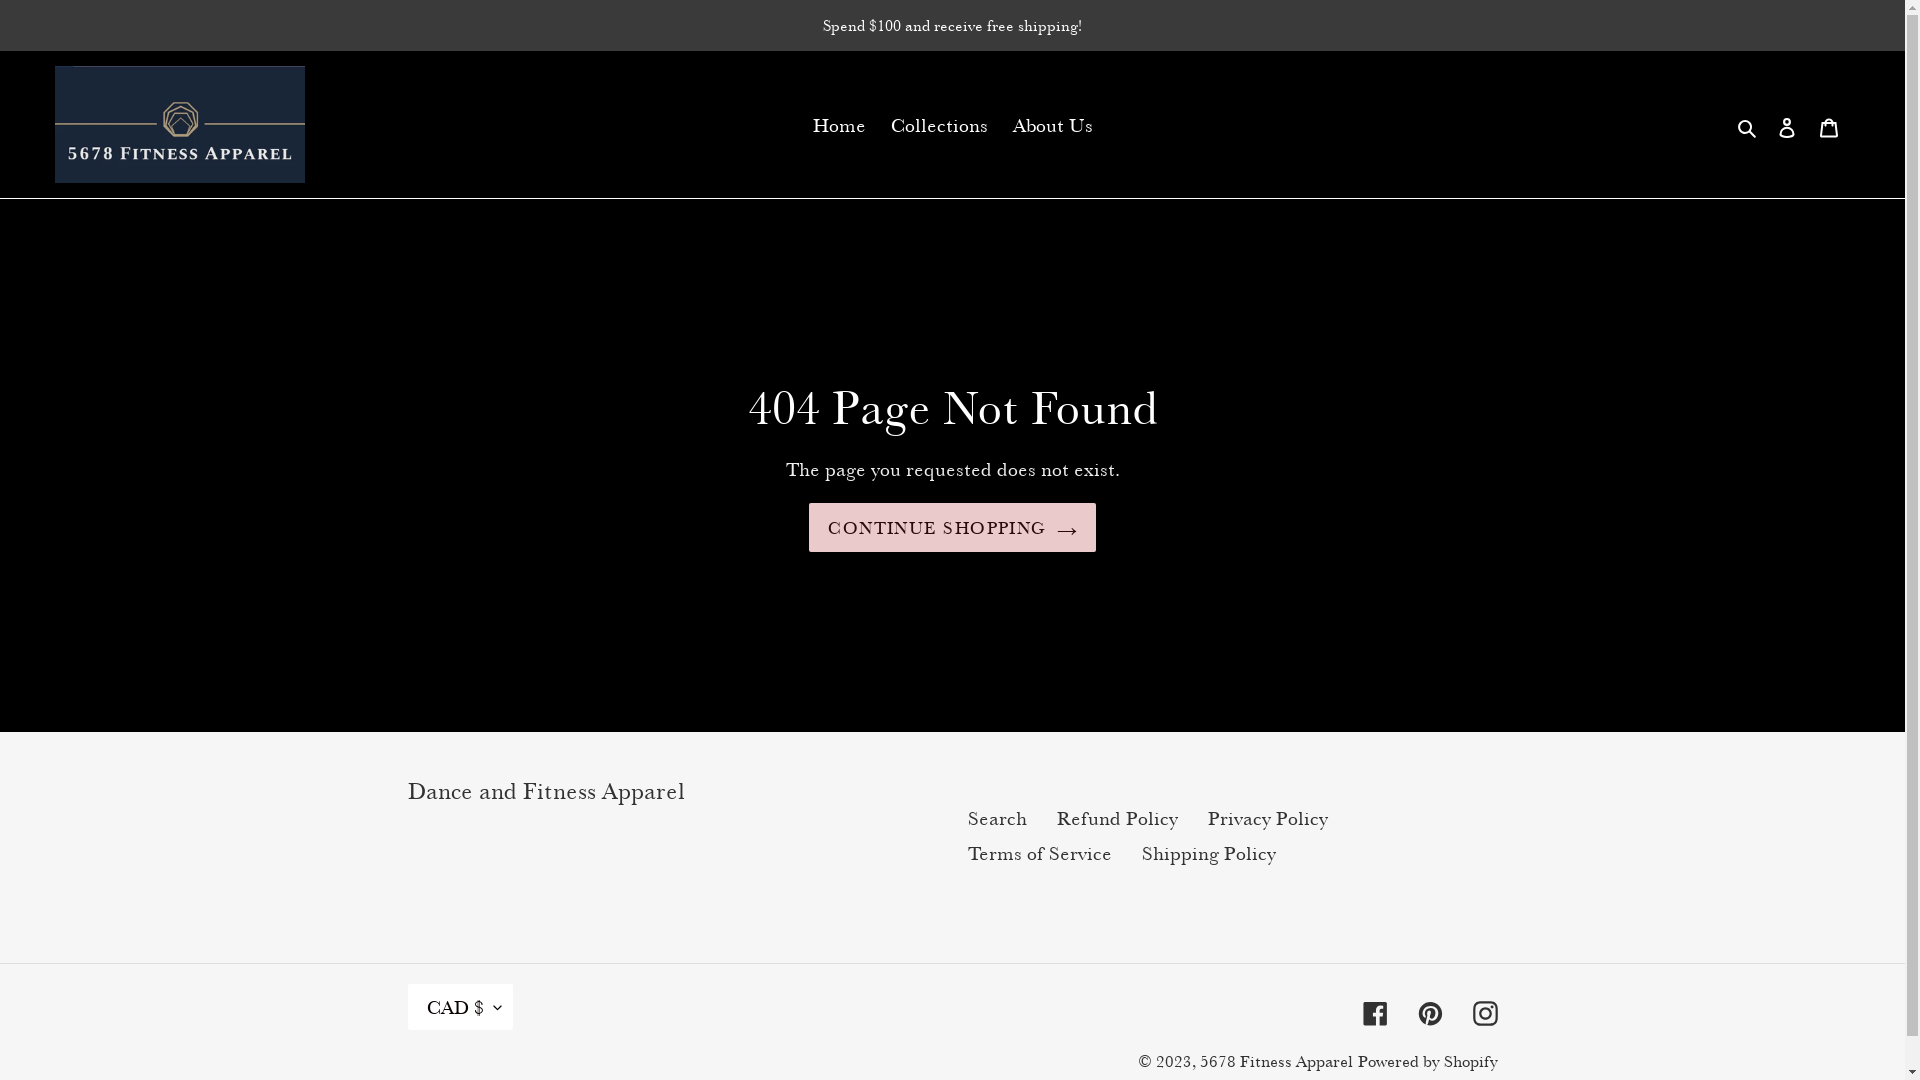 Image resolution: width=1920 pixels, height=1080 pixels. What do you see at coordinates (1207, 817) in the screenshot?
I see `'Privacy Policy'` at bounding box center [1207, 817].